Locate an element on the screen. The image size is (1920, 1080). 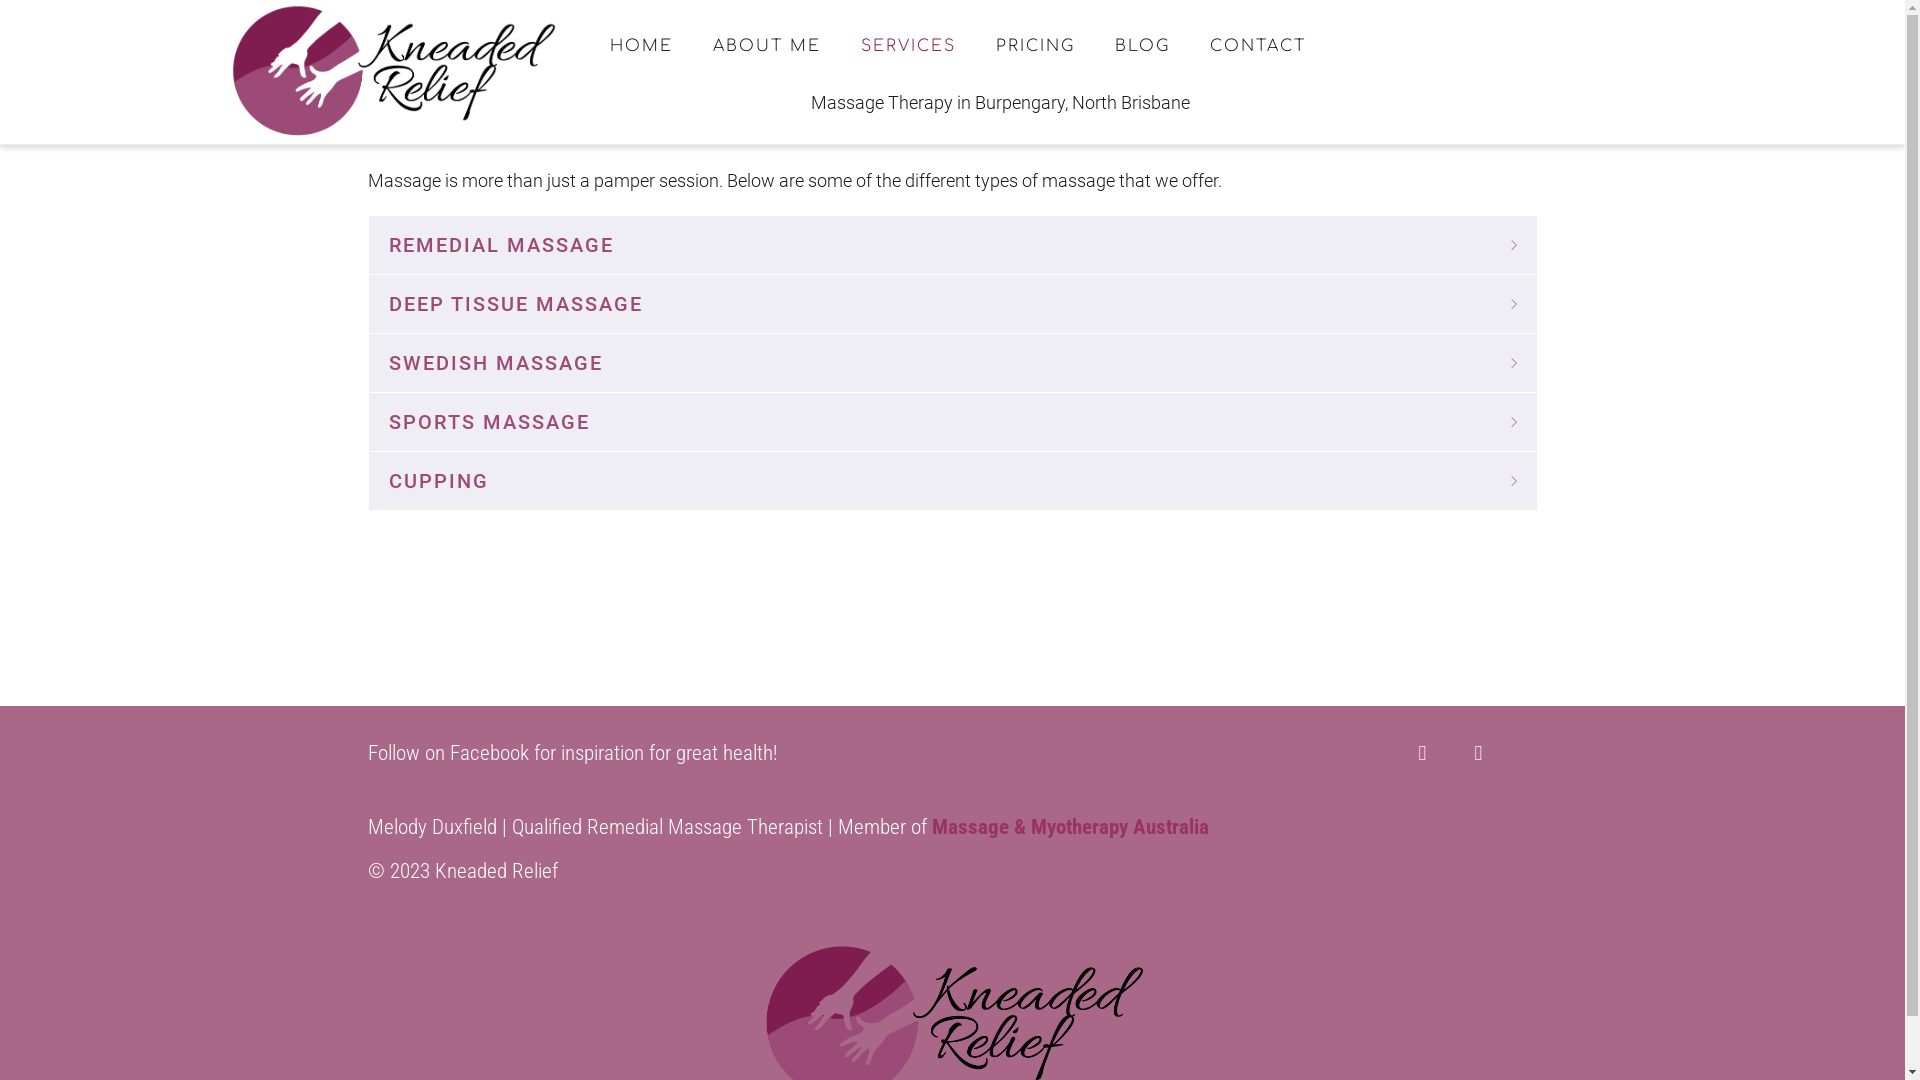
'Massage & Myotherapy Australia' is located at coordinates (1069, 826).